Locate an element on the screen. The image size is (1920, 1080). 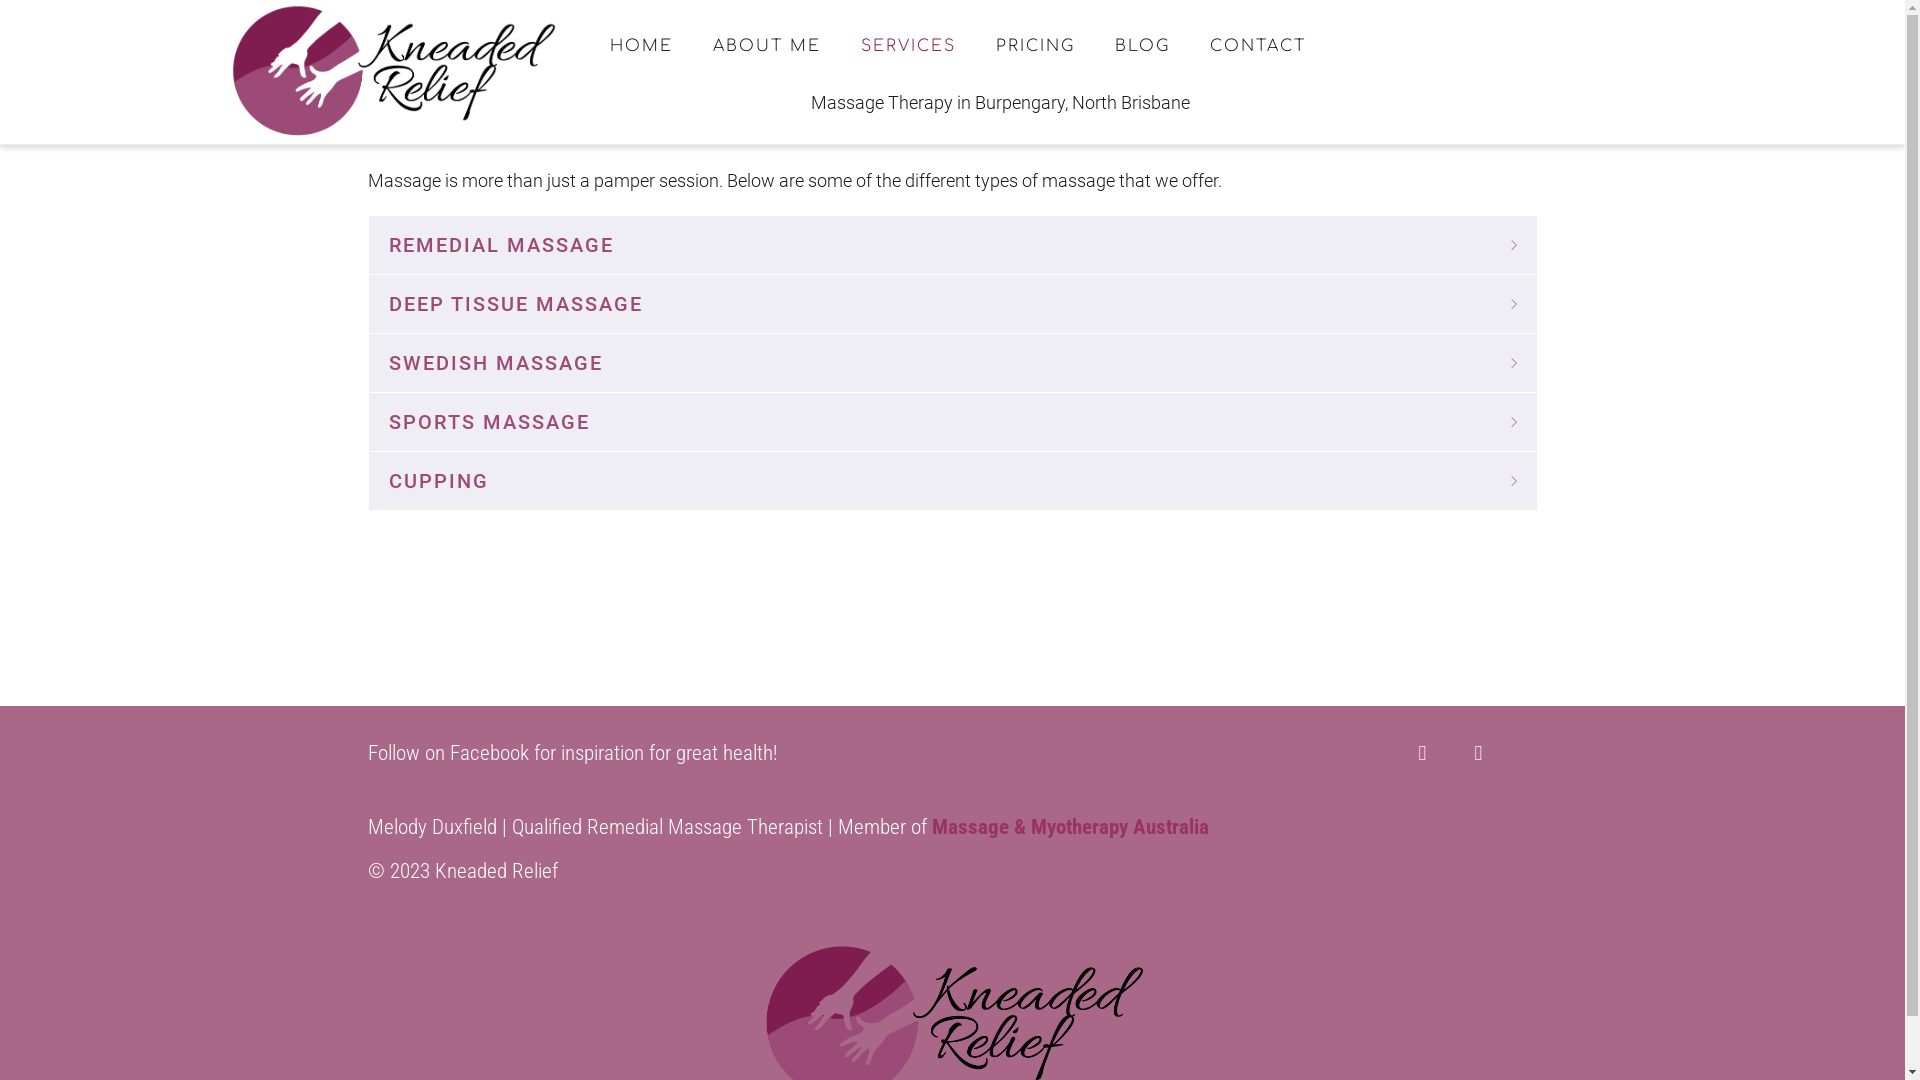
'Massage & Myotherapy Australia' is located at coordinates (1069, 826).